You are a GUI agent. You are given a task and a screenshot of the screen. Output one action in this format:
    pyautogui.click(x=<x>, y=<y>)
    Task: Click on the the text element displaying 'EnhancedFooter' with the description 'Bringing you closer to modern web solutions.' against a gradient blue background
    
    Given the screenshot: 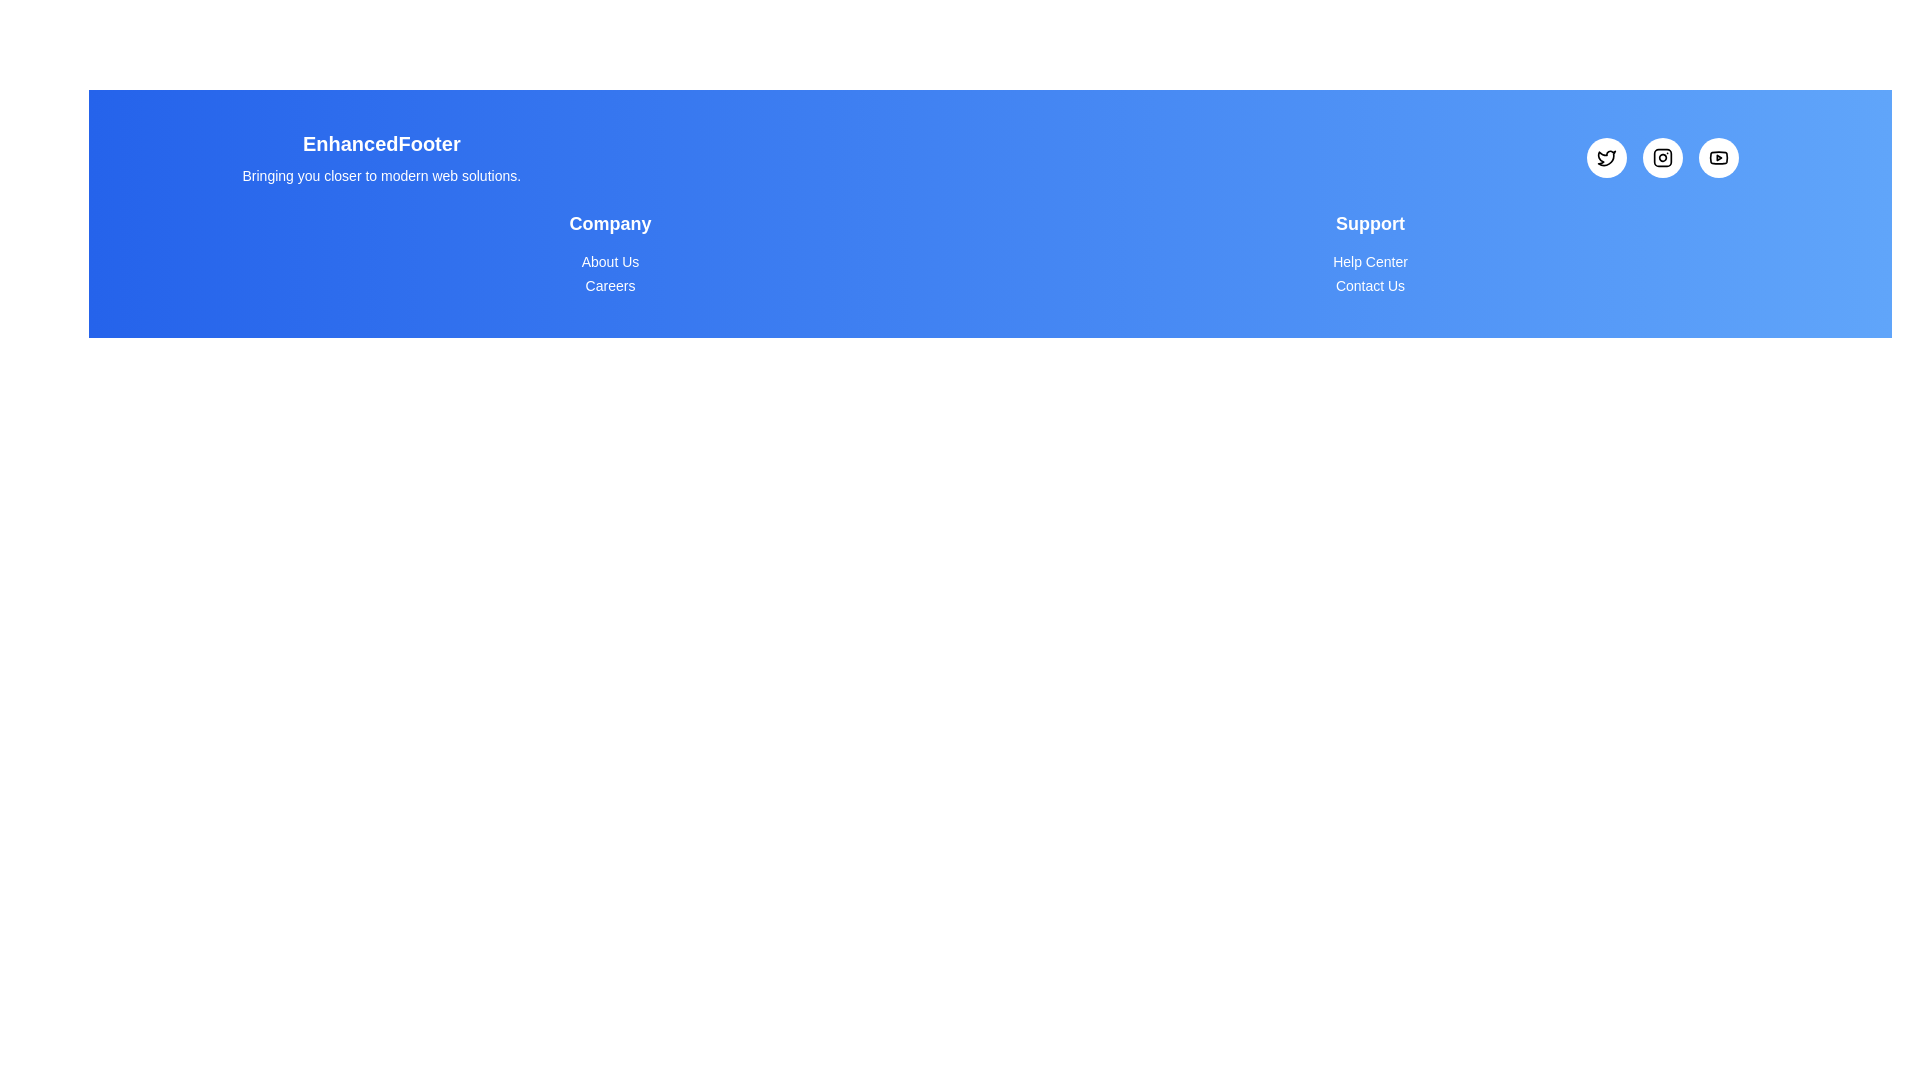 What is the action you would take?
    pyautogui.click(x=381, y=157)
    